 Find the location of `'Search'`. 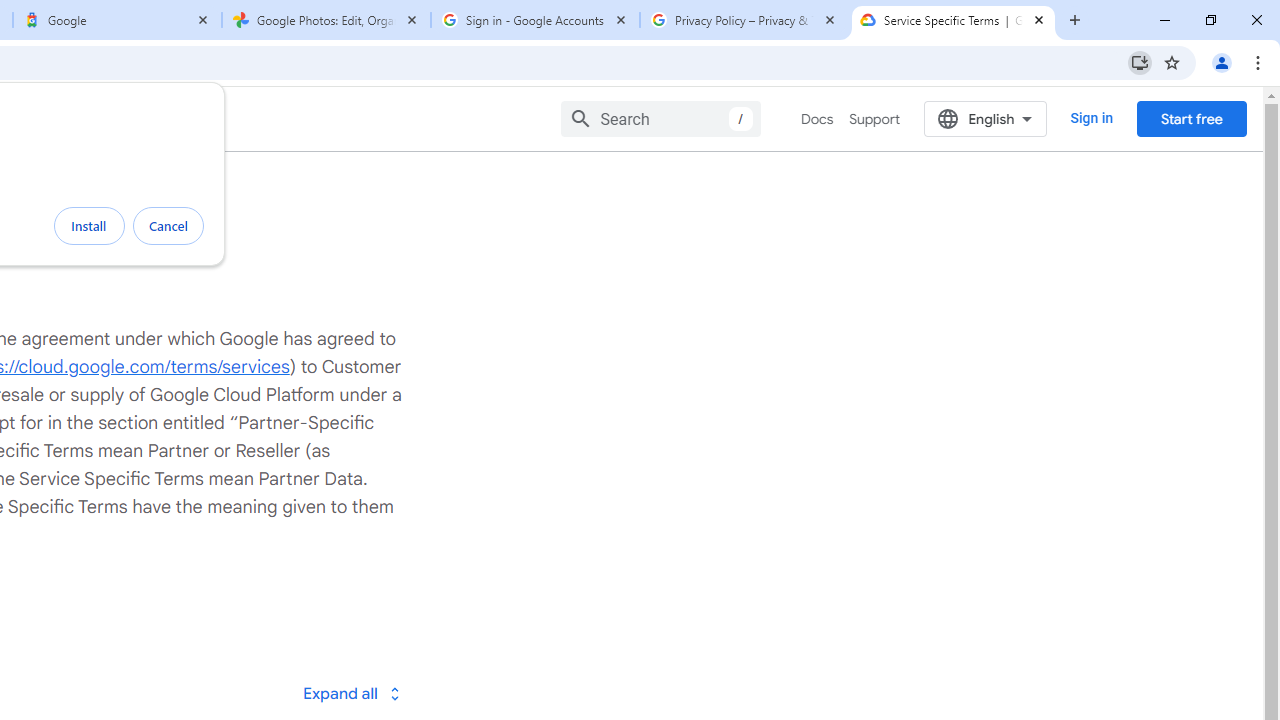

'Search' is located at coordinates (661, 118).